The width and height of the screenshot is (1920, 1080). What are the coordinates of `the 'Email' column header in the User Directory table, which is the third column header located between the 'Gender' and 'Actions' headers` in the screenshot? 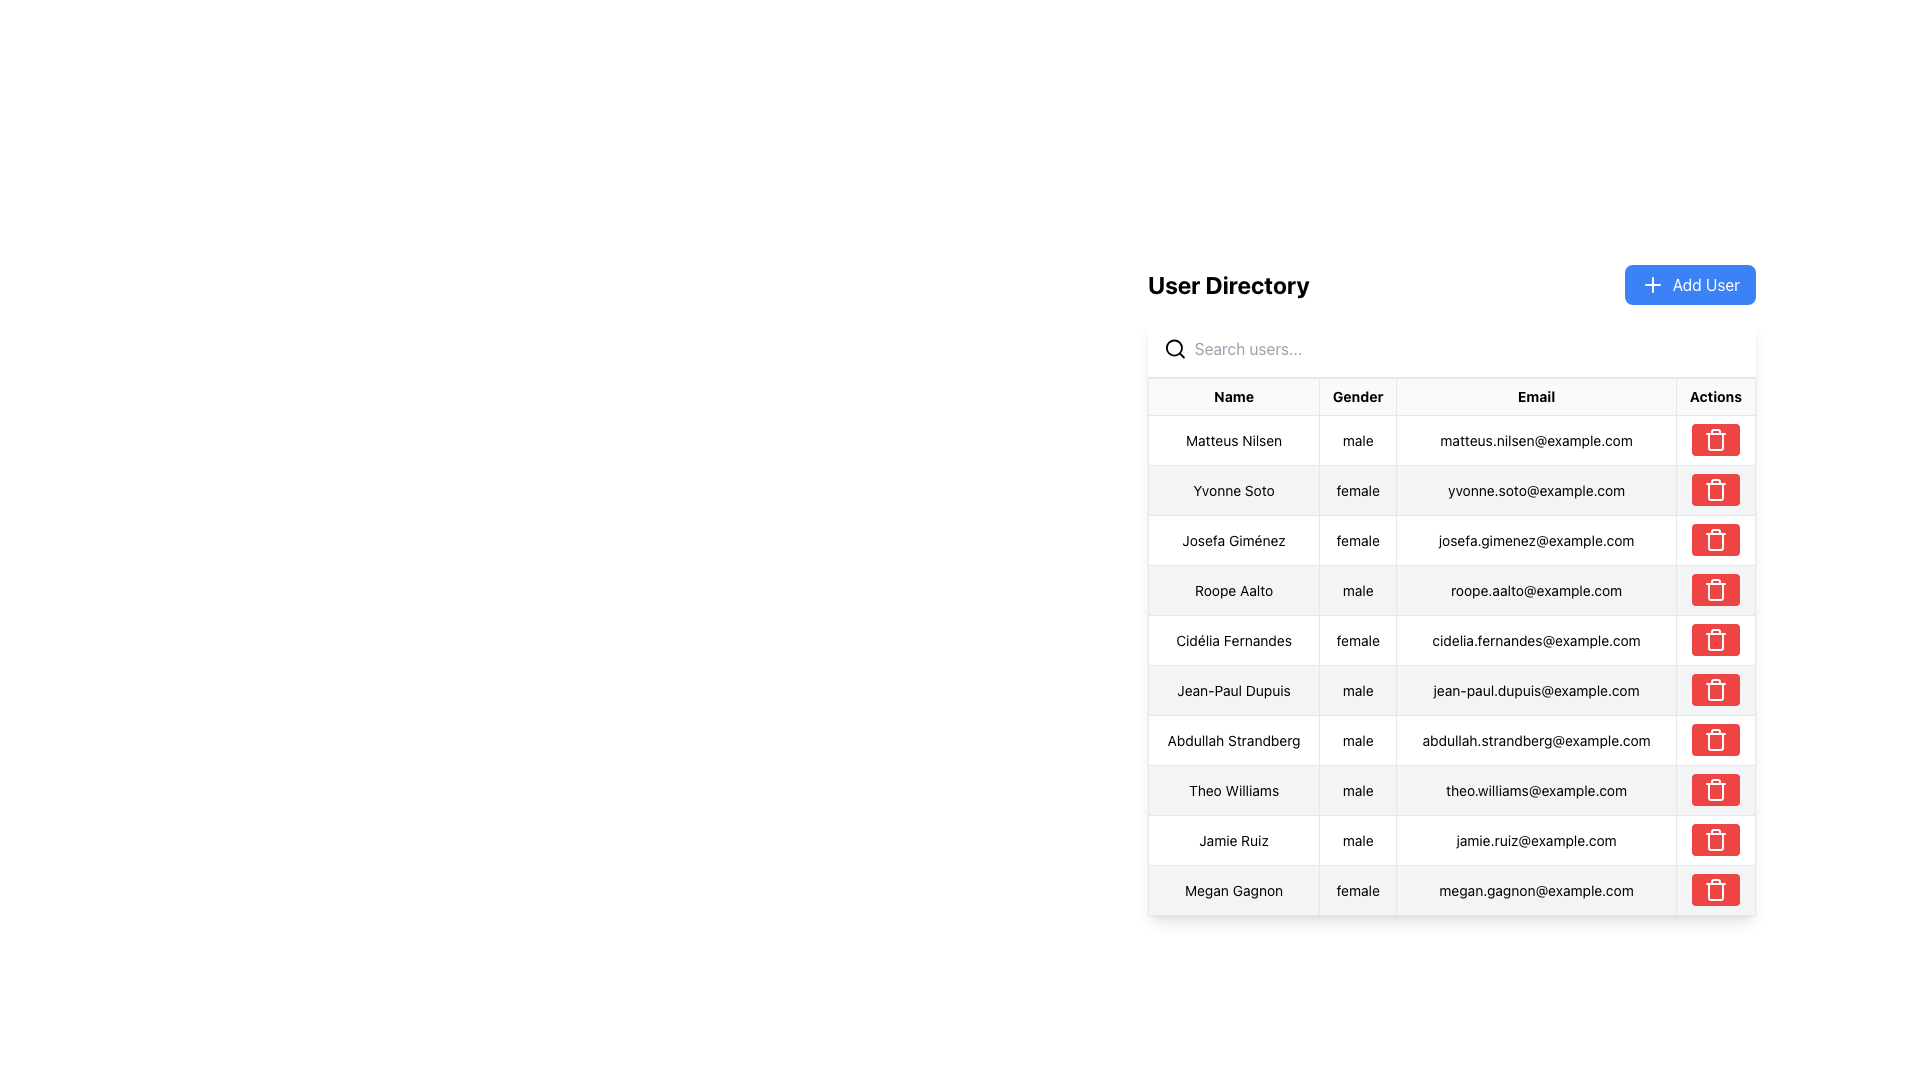 It's located at (1535, 397).